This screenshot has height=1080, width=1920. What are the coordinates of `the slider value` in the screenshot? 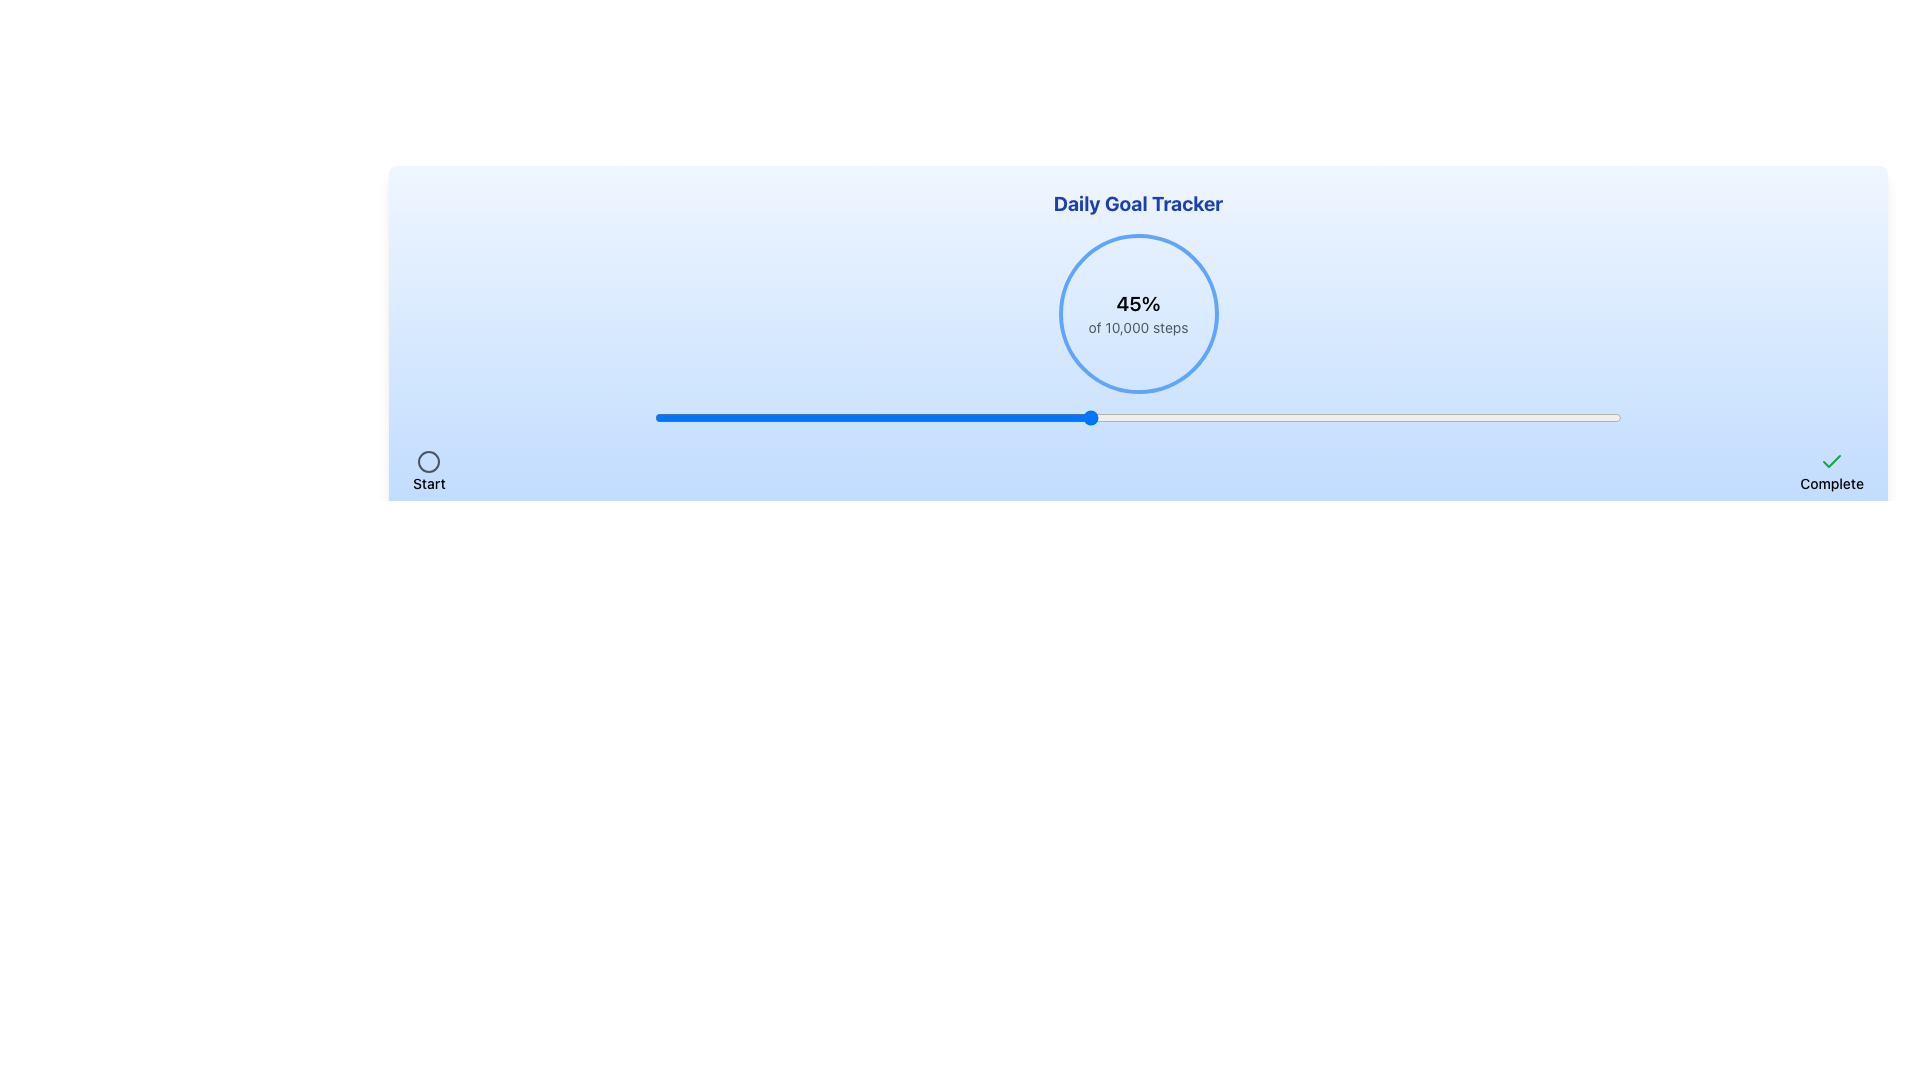 It's located at (1331, 416).